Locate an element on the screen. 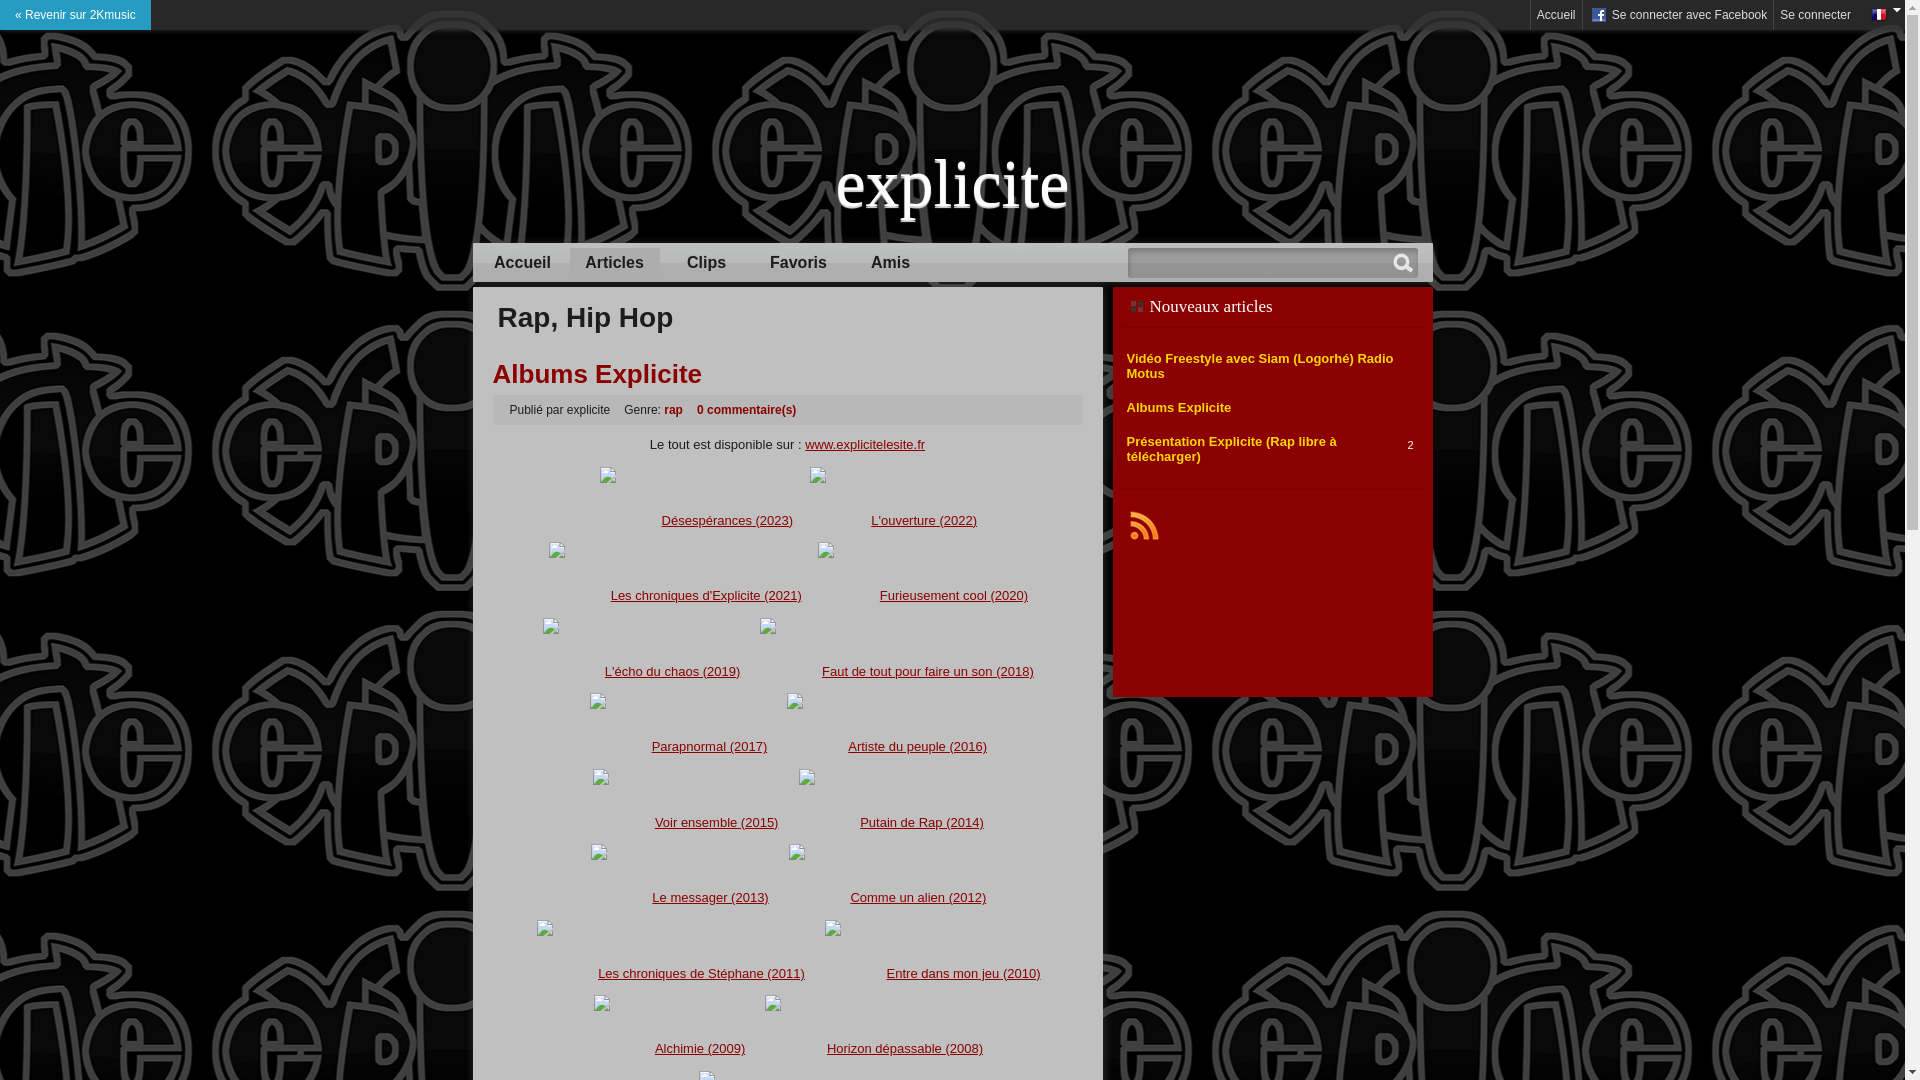 This screenshot has width=1920, height=1080. 'Voir ensemble (2015)' is located at coordinates (716, 821).